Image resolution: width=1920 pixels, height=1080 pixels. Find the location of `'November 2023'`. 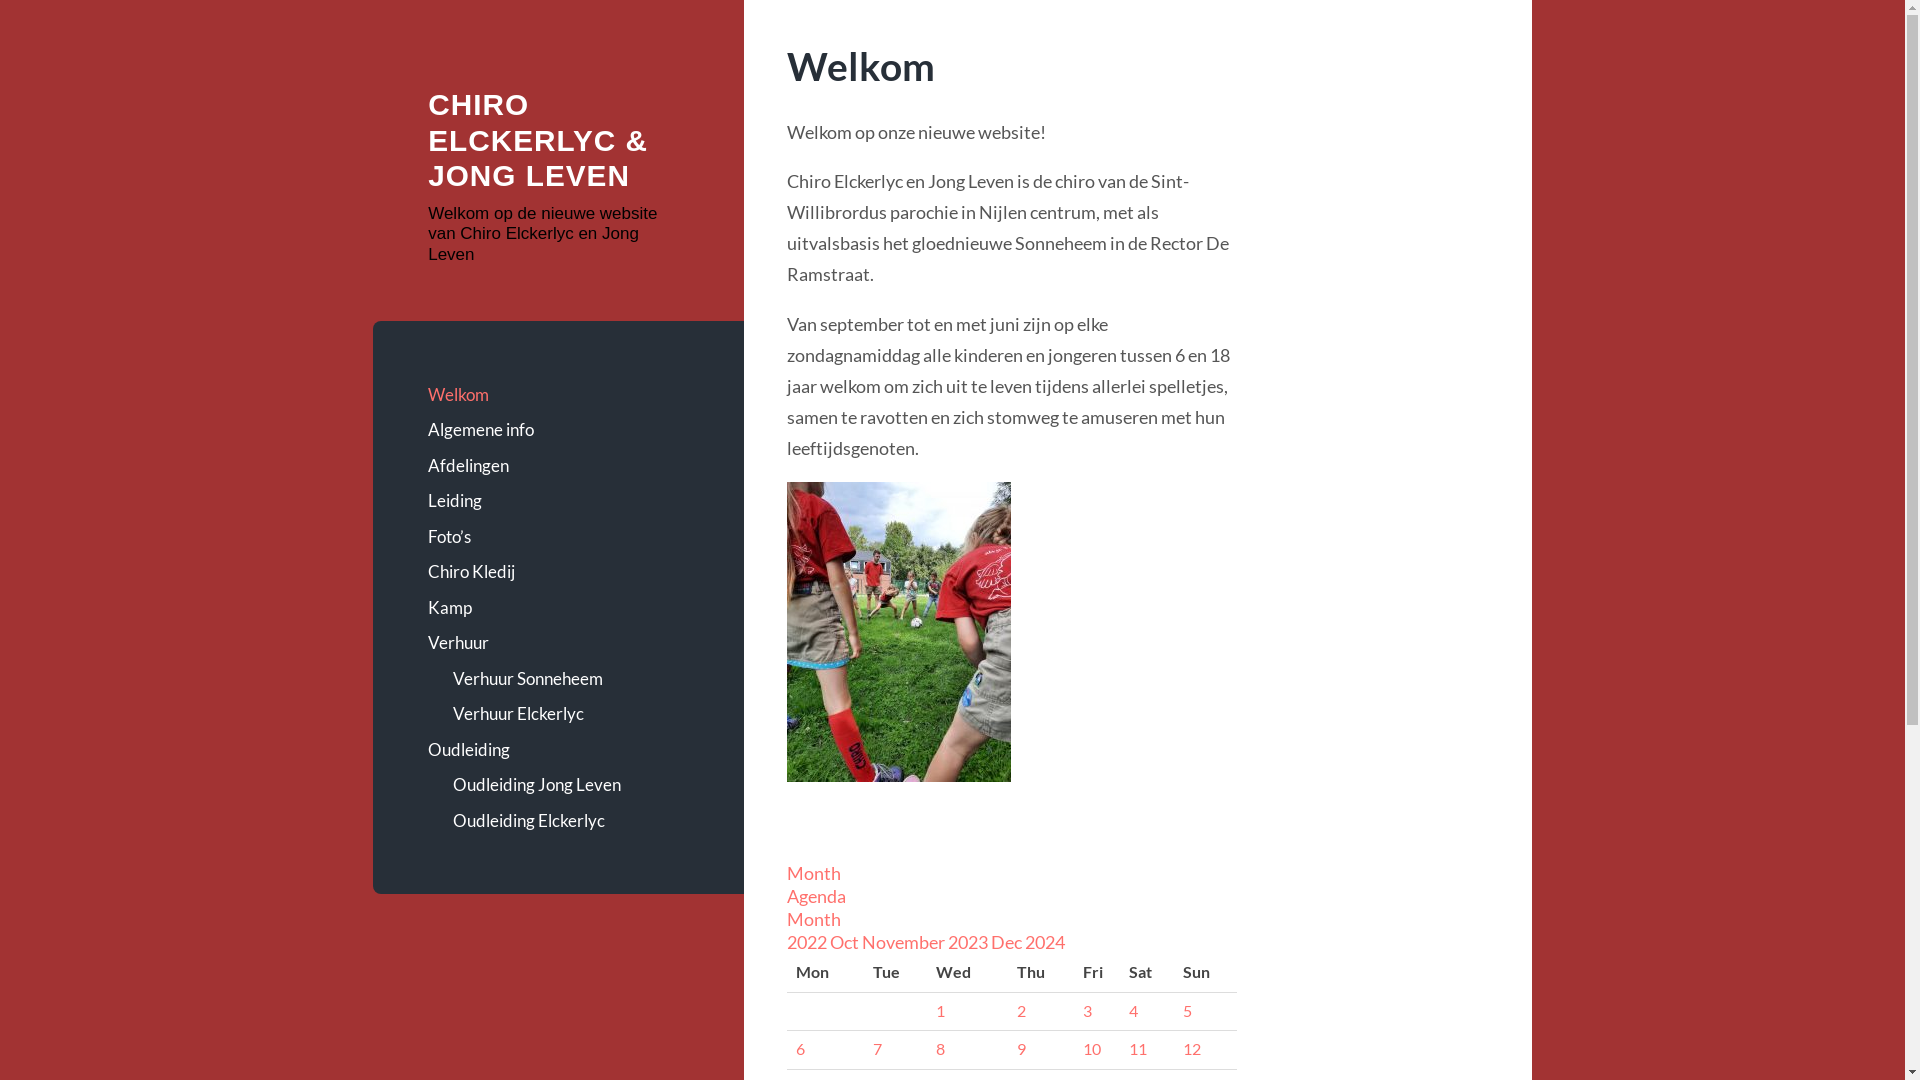

'November 2023' is located at coordinates (925, 941).